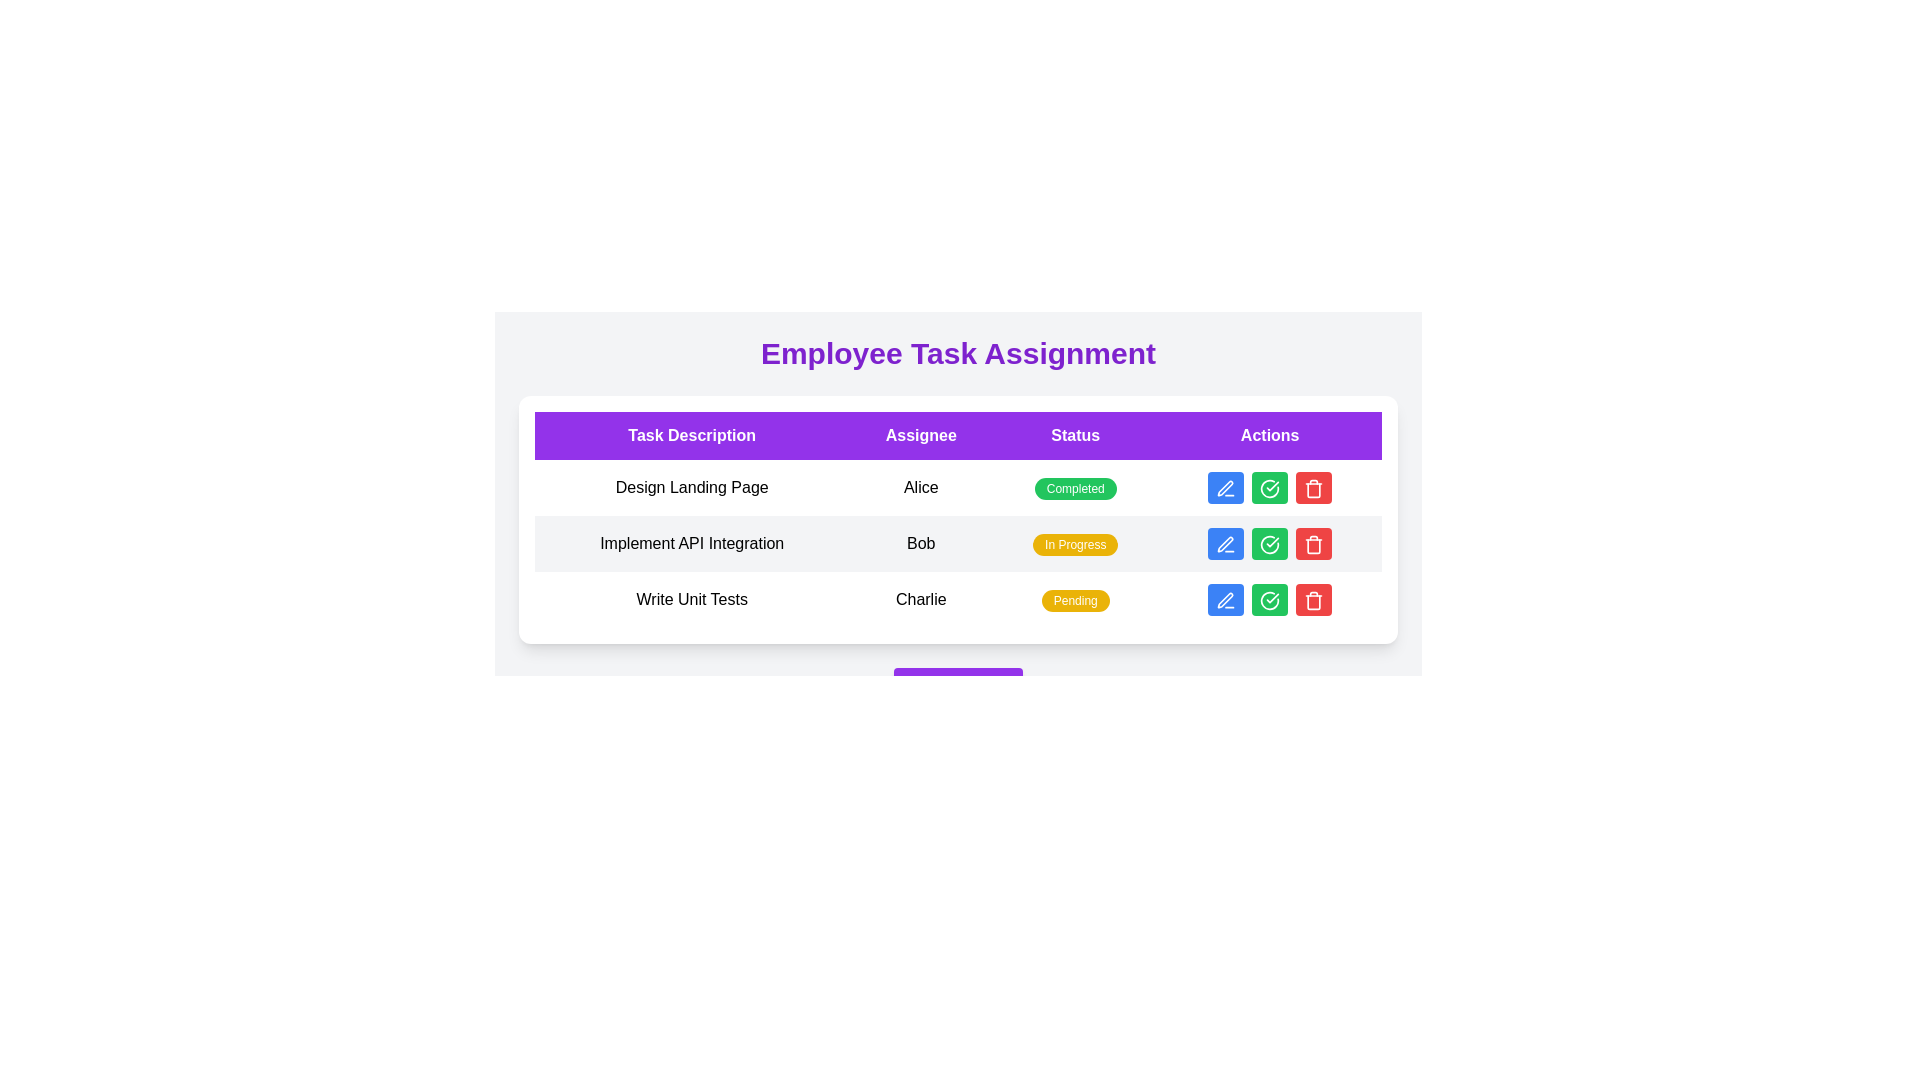  Describe the element at coordinates (692, 488) in the screenshot. I see `the Text label displaying the title or description of a task in the 'Task Description' column of the first row of the task assignment table` at that location.